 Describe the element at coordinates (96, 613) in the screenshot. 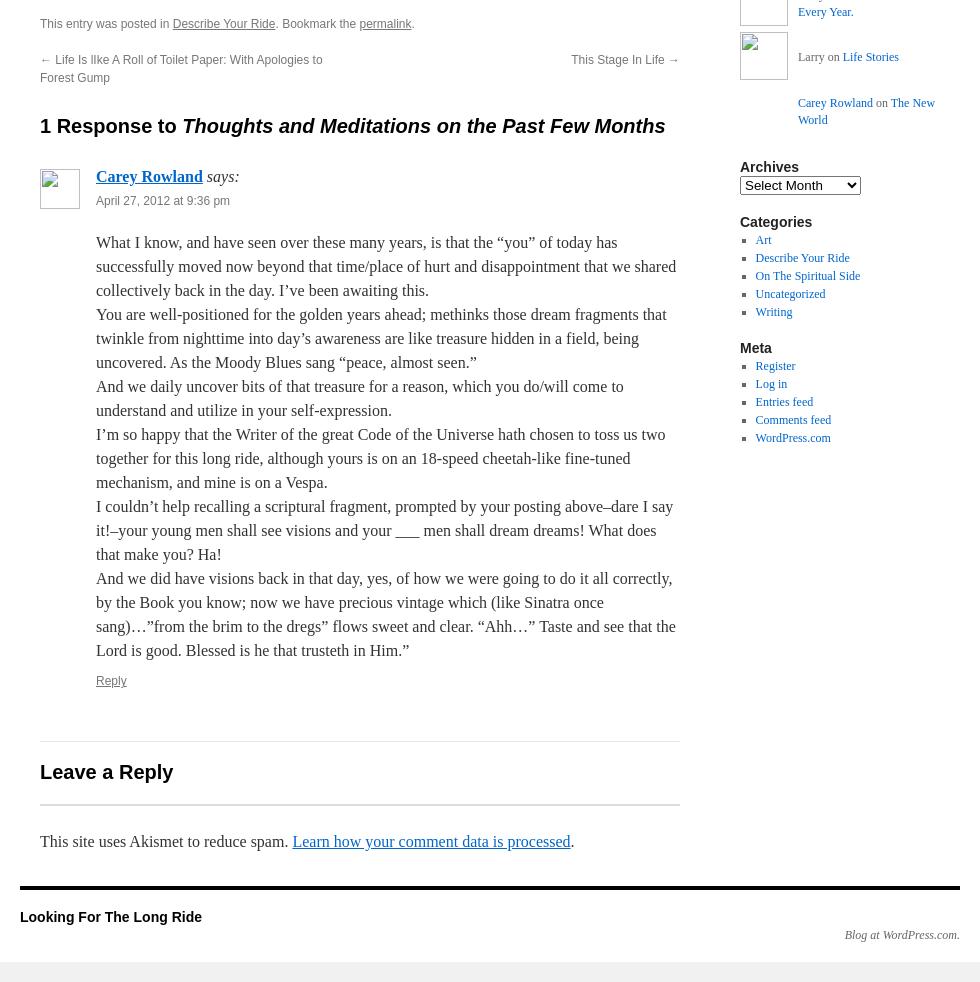

I see `'And we did have visions back in that day, yes, of how we were going to do it all correctly, by the Book you know; now we have precious vintage which (like Sinatra once sang)…”from the brim to the dregs” flows sweet and clear. “Ahh…” Taste and see that the Lord is good. Blessed is he that trusteth in Him.”'` at that location.